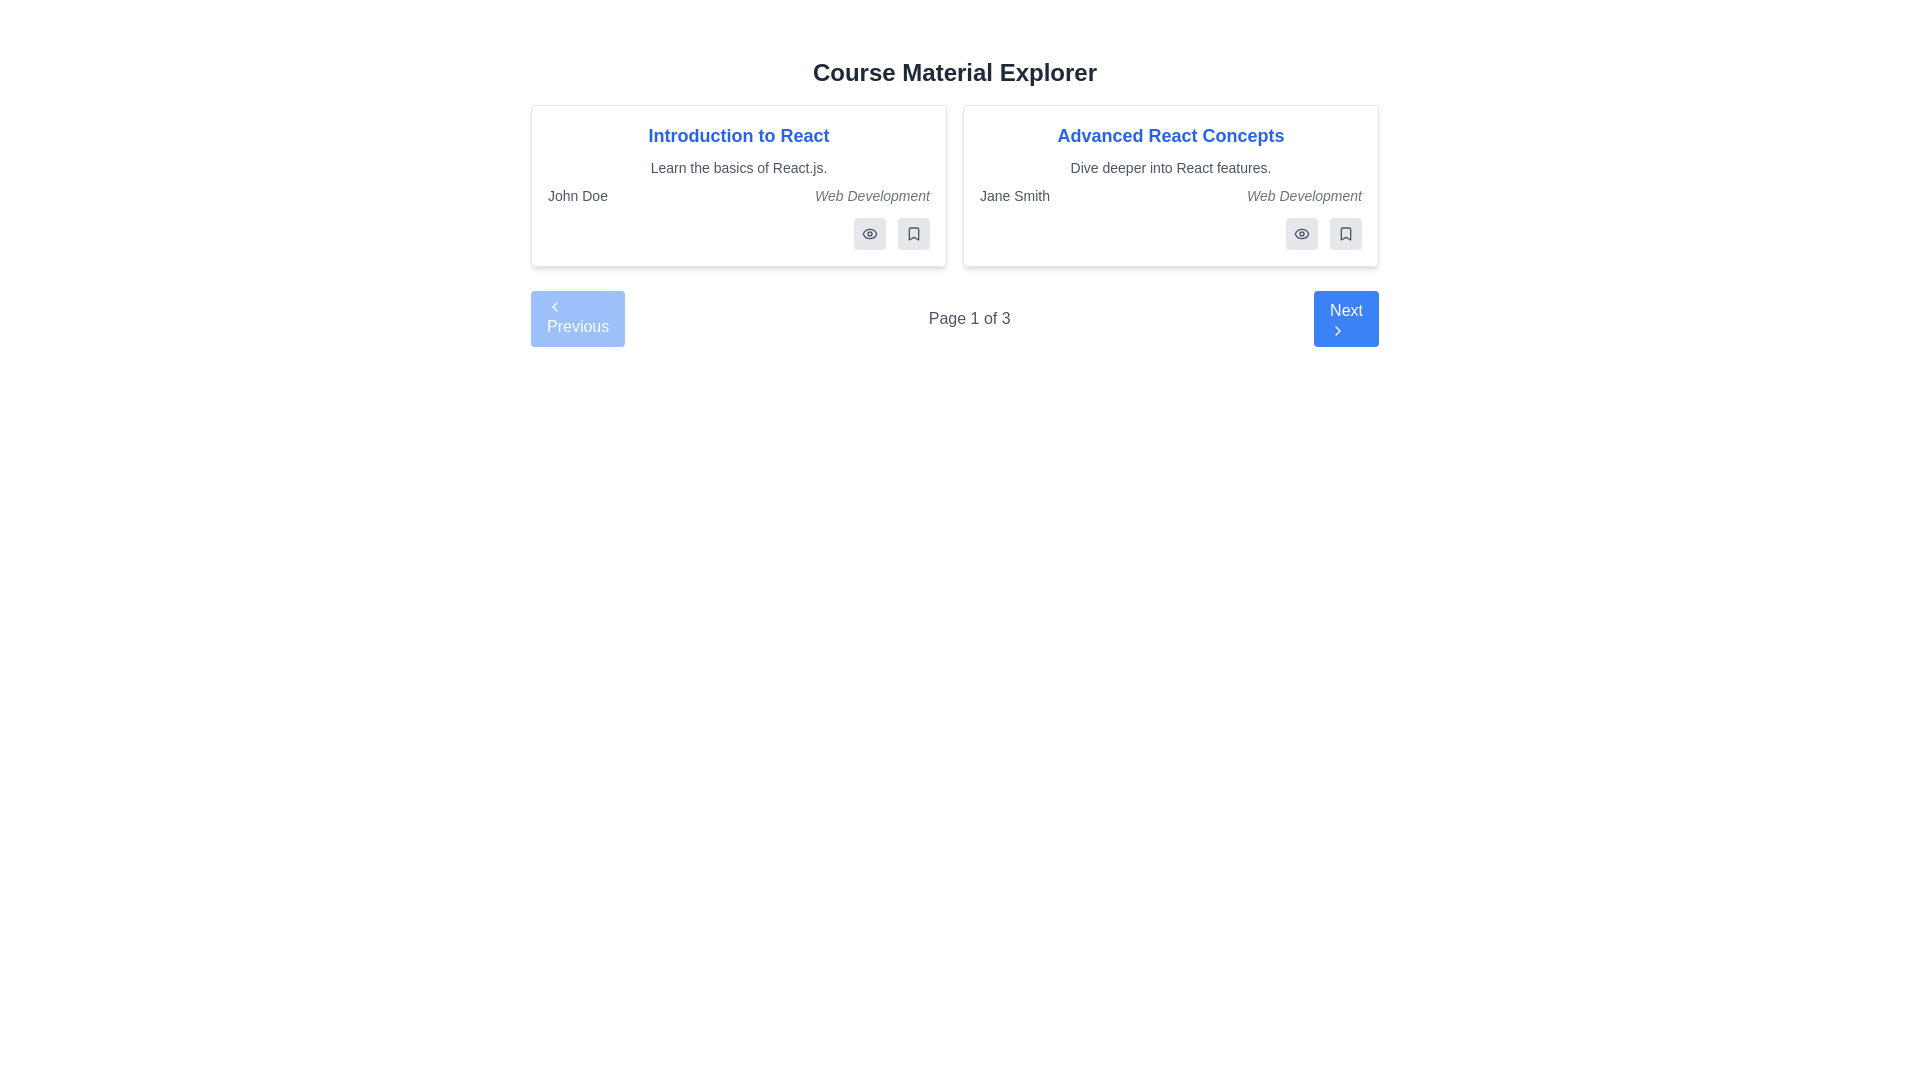 The height and width of the screenshot is (1080, 1920). What do you see at coordinates (1345, 233) in the screenshot?
I see `the bookmark icon button located in the card labeled 'Advanced React Concepts' under 'Jane Smith' to bookmark` at bounding box center [1345, 233].